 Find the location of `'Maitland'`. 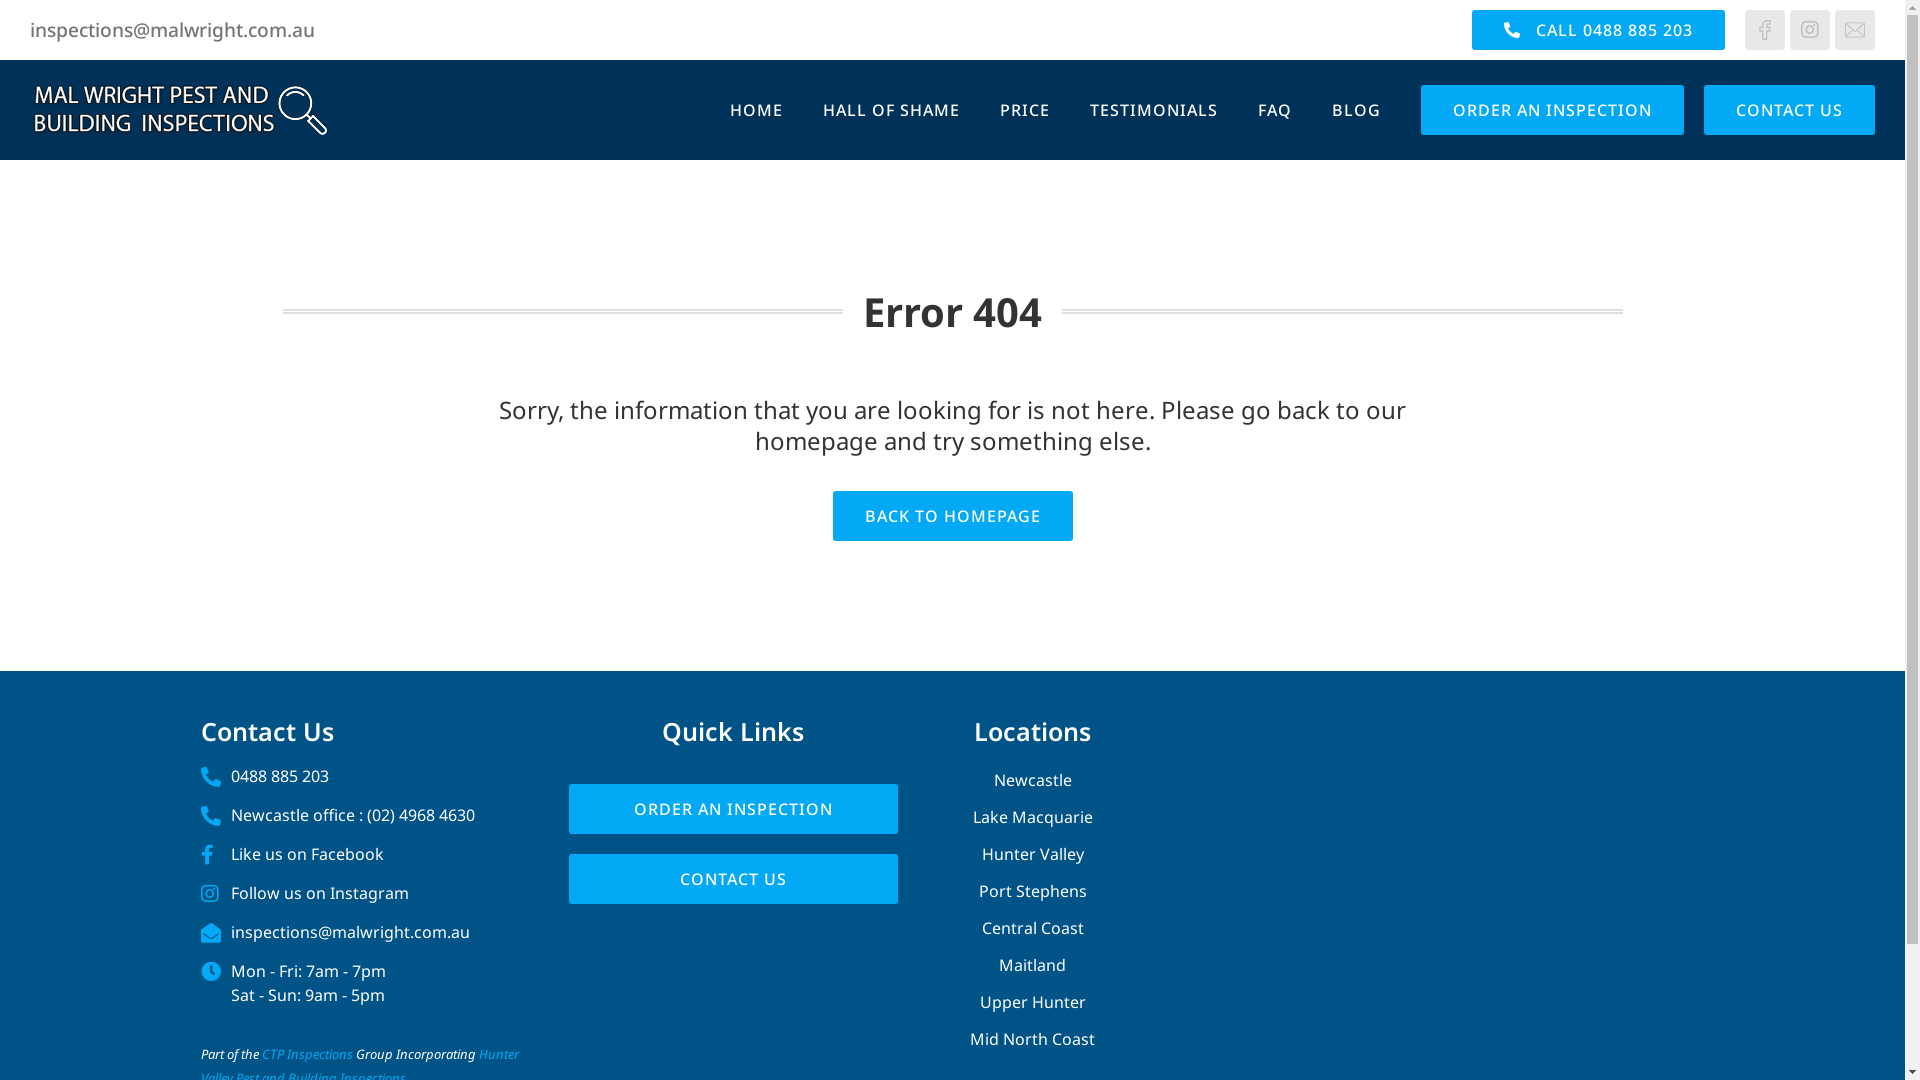

'Maitland' is located at coordinates (1032, 963).